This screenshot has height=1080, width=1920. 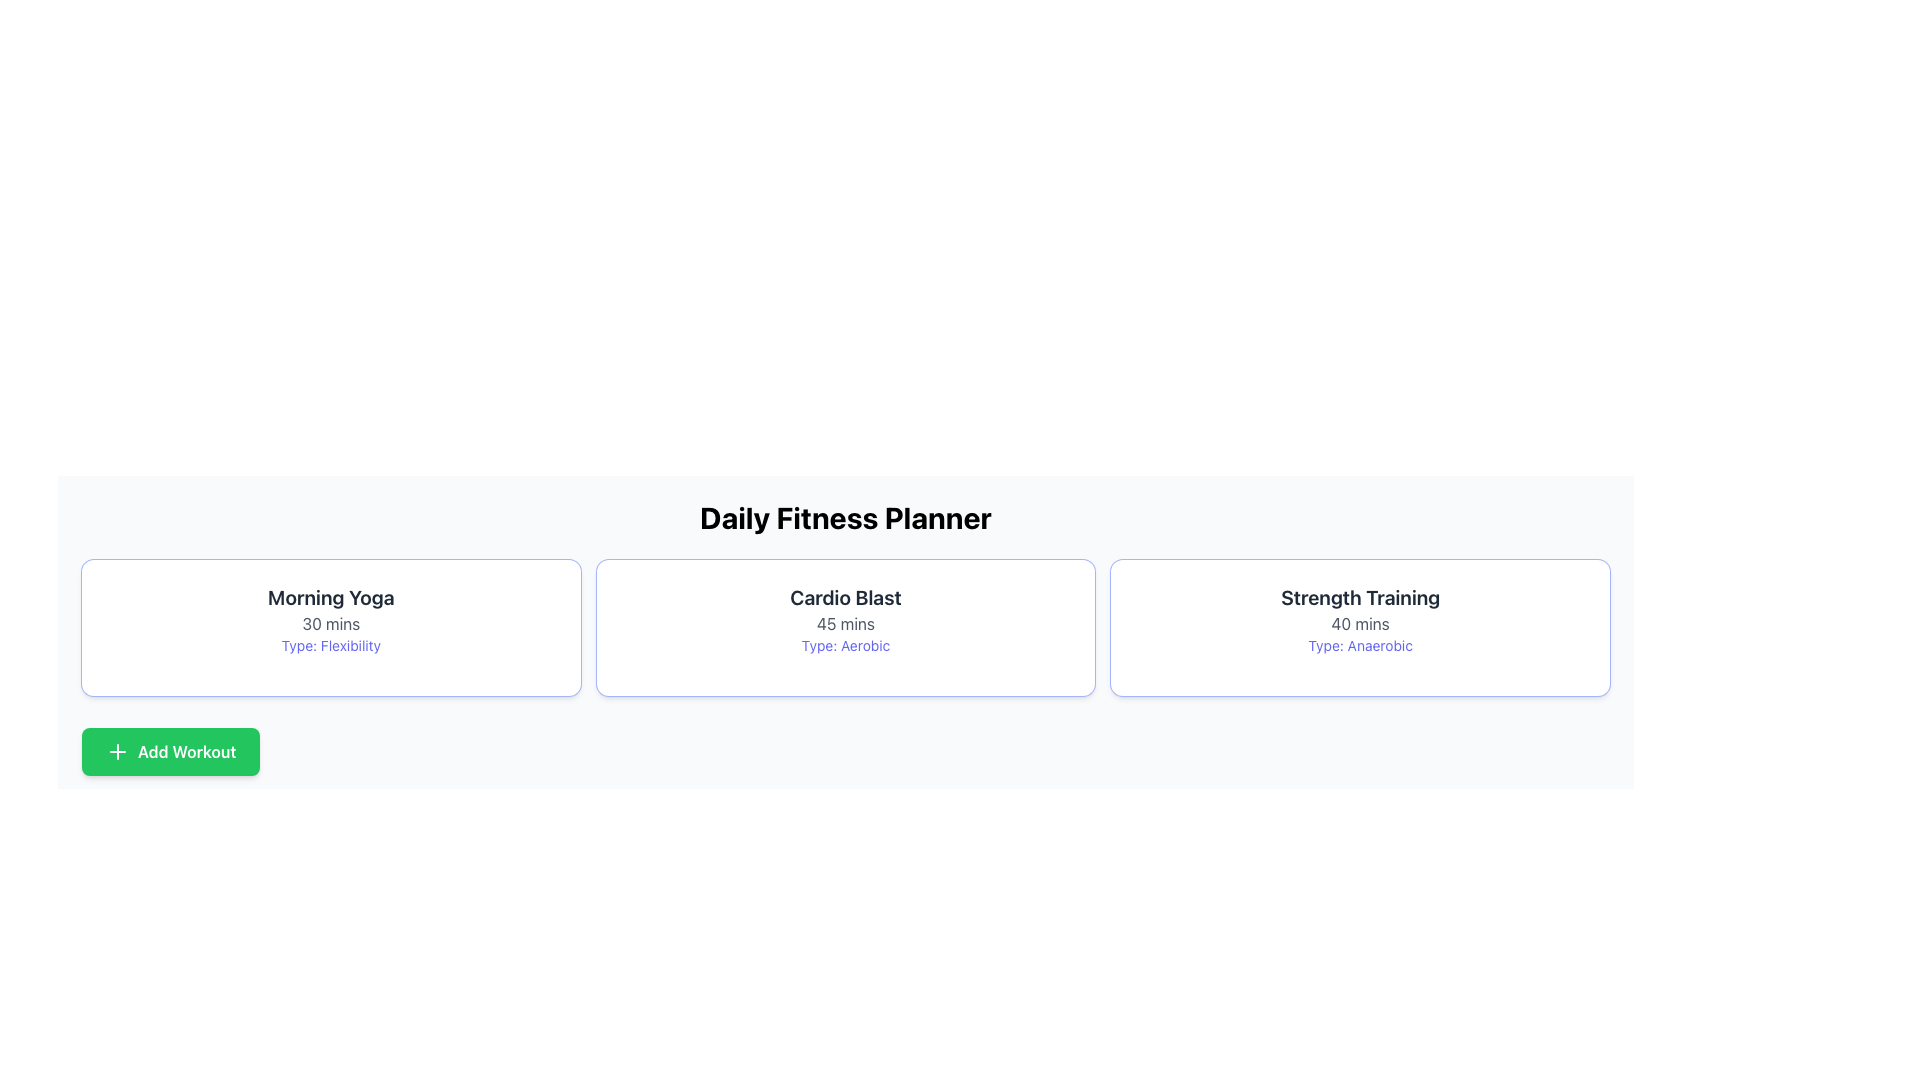 I want to click on text label displaying 'Type: Anaerobic', located directly below the '40 mins' text within the 'Strength Training' section, so click(x=1360, y=645).